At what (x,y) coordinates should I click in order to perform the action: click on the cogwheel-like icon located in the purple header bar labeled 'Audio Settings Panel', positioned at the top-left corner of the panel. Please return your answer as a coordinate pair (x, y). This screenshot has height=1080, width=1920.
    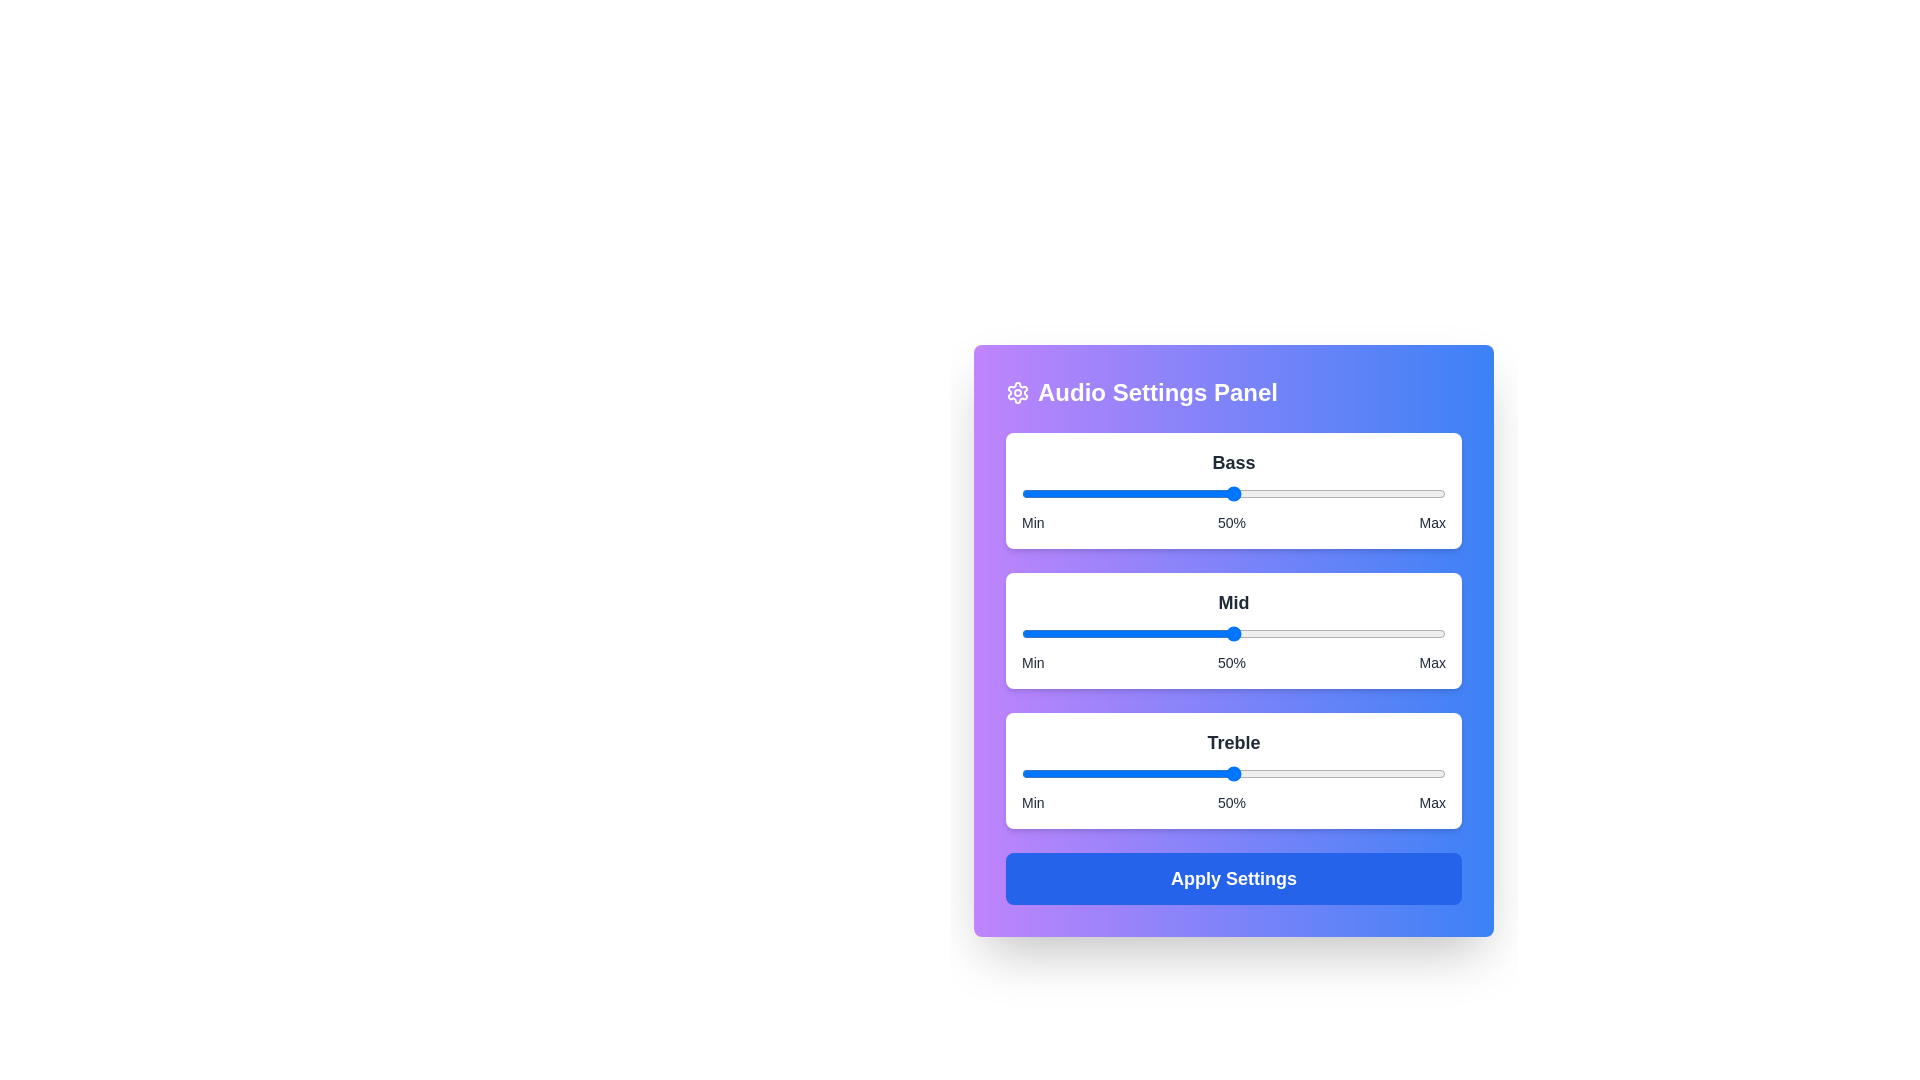
    Looking at the image, I should click on (1017, 393).